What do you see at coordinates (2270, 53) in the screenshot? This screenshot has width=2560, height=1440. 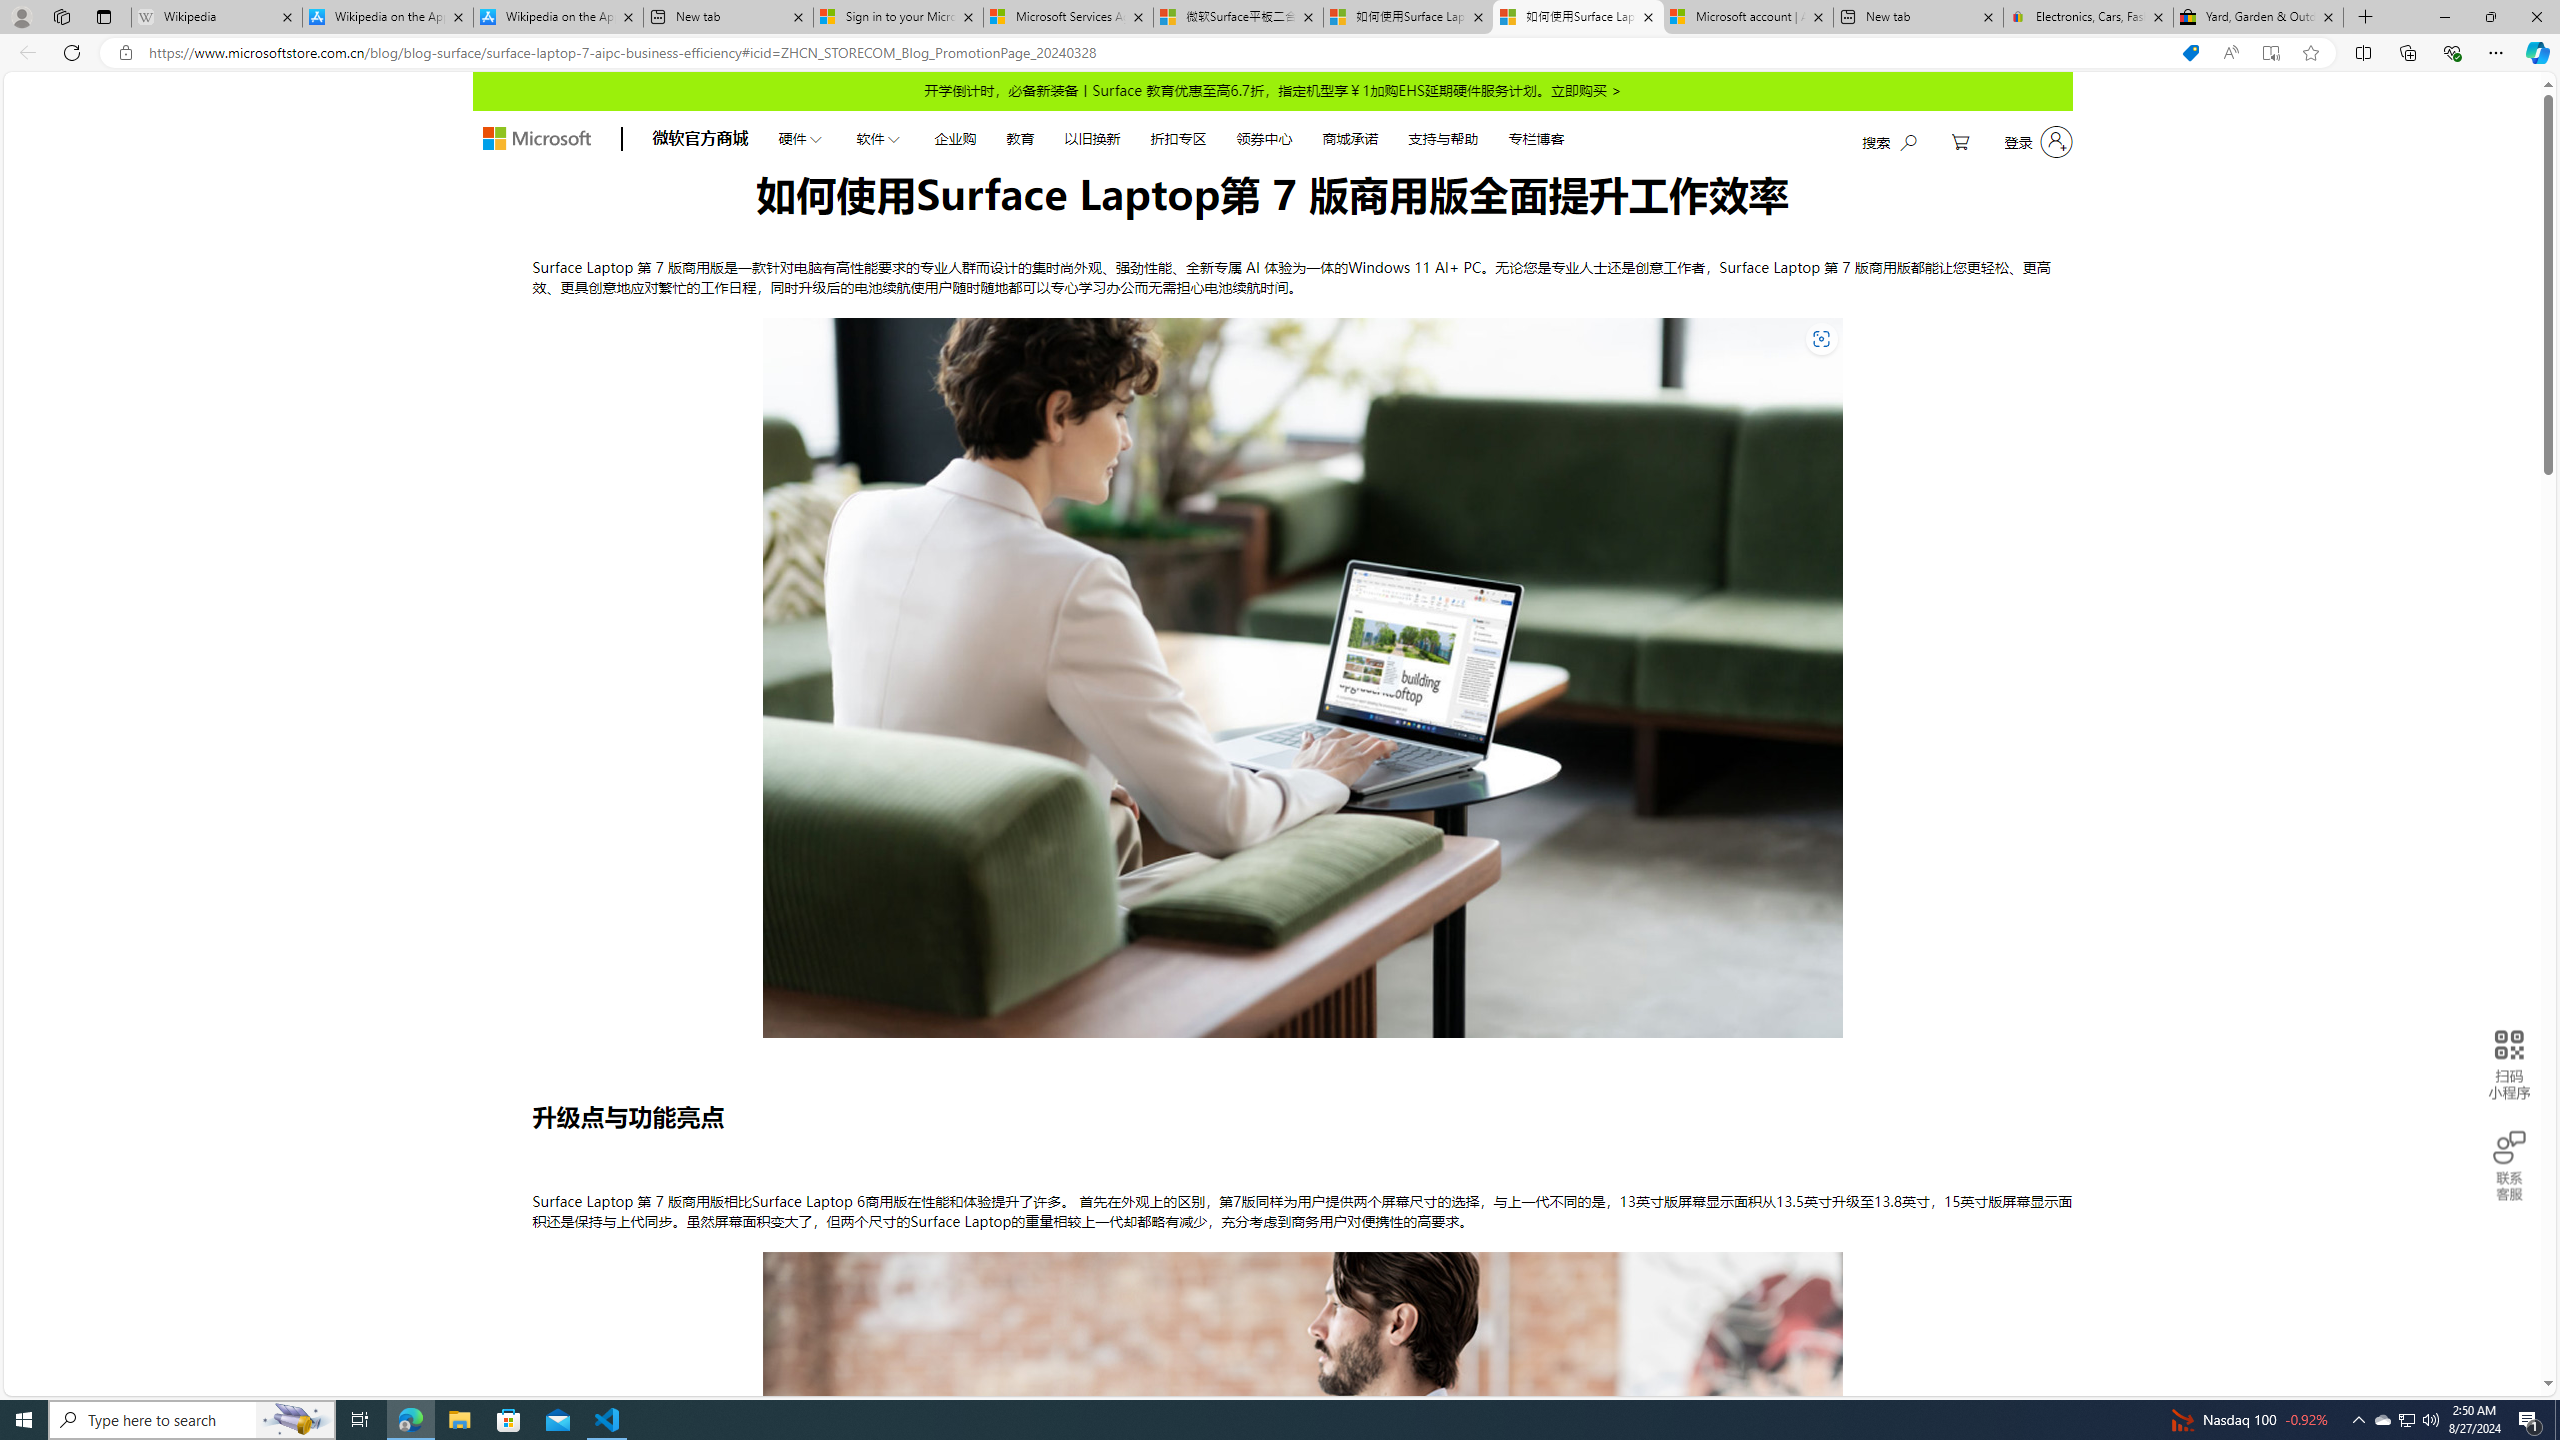 I see `'Enter Immersive Reader (F9)'` at bounding box center [2270, 53].